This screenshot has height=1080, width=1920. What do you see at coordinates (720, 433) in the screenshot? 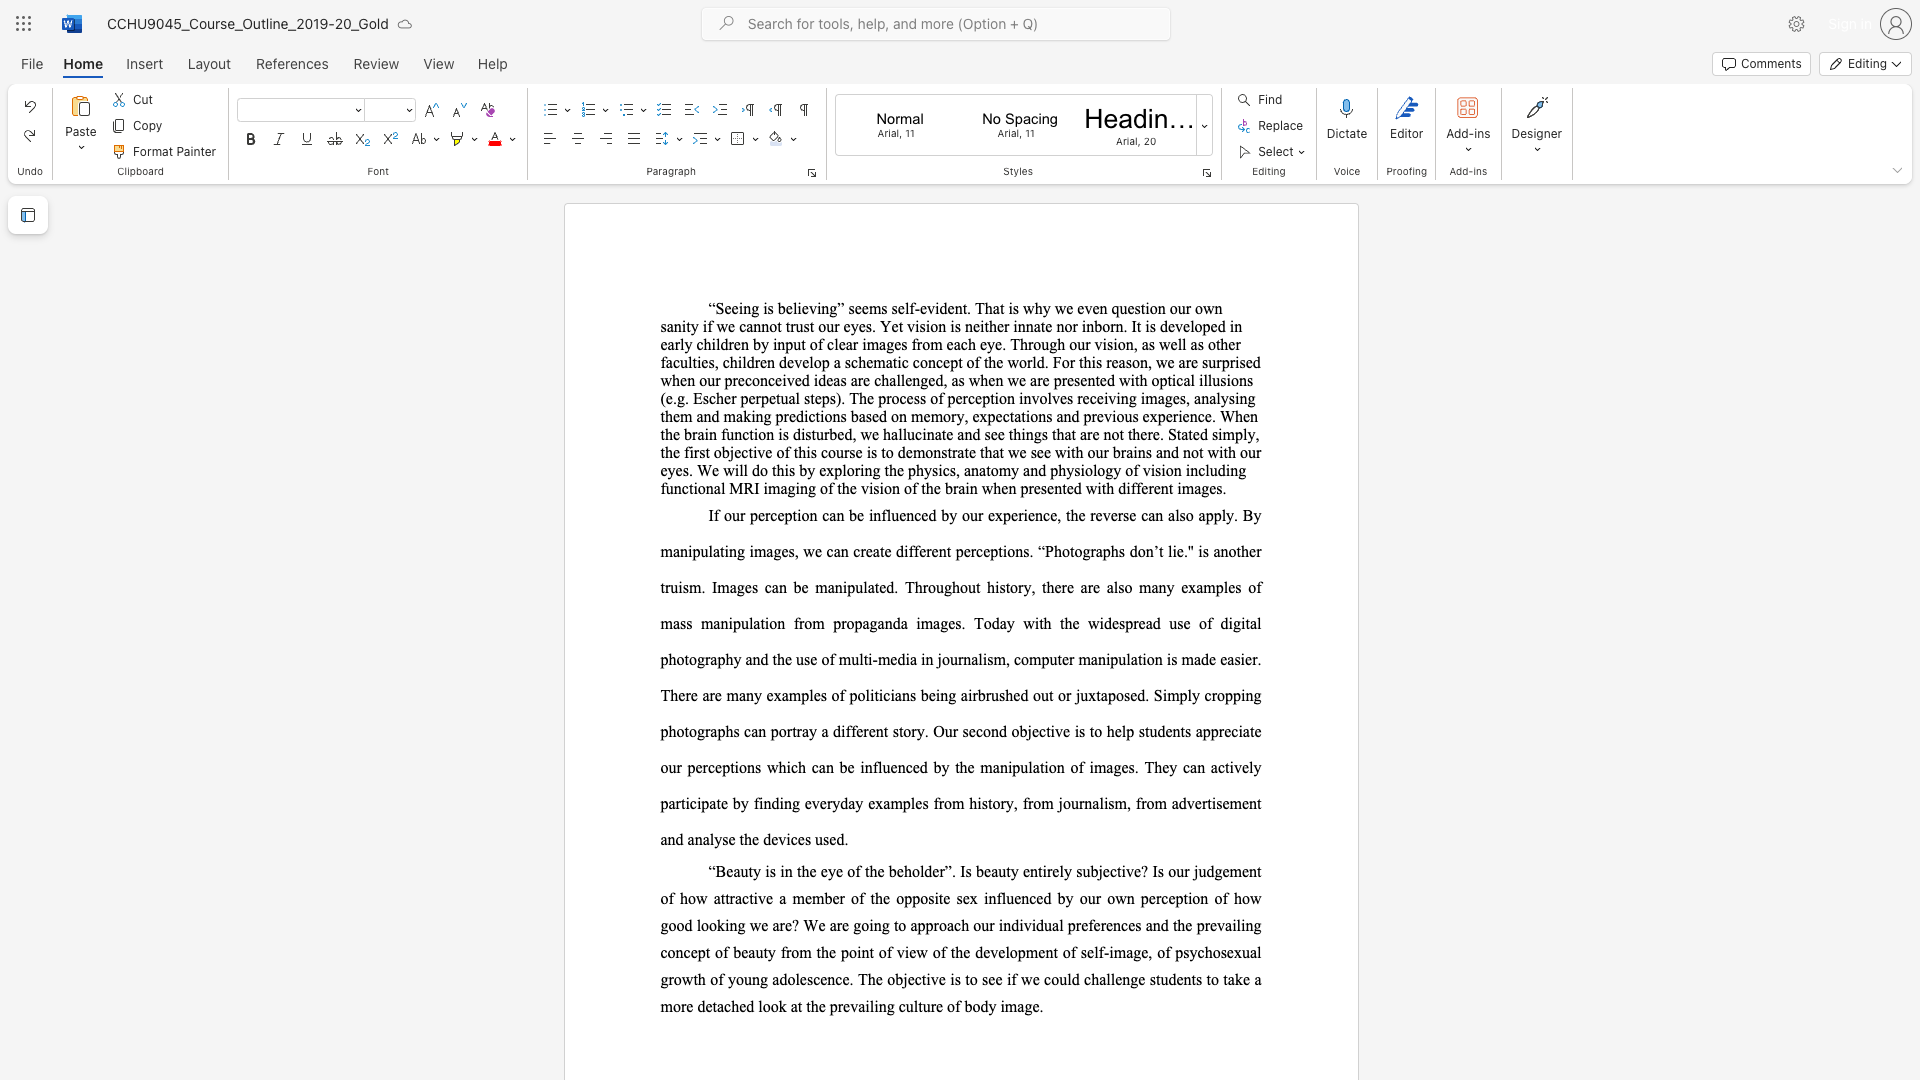
I see `the subset text "function is disturbed, we hallucinate and see things that are not there. Stated simply, the first objective of this course is to demonstrate that we see with our brains and not with our eyes. We will do this by exploring the physics, anatomy and physiology of vision including functional MRI imaging of the vision of the brain when presen" within the text "involves receiving images, analysing them and making predictions based on memory, expectations and previous experience. When the brain function is disturbed, we hallucinate and see things that are not there. Stated simply, the first objective of this course is to demonstrate that we see with our brains and not with our eyes. We will do this by exploring the physics, anatomy and physiology of vision including functional MRI imaging of the vision of the brain when presented with different images."` at bounding box center [720, 433].